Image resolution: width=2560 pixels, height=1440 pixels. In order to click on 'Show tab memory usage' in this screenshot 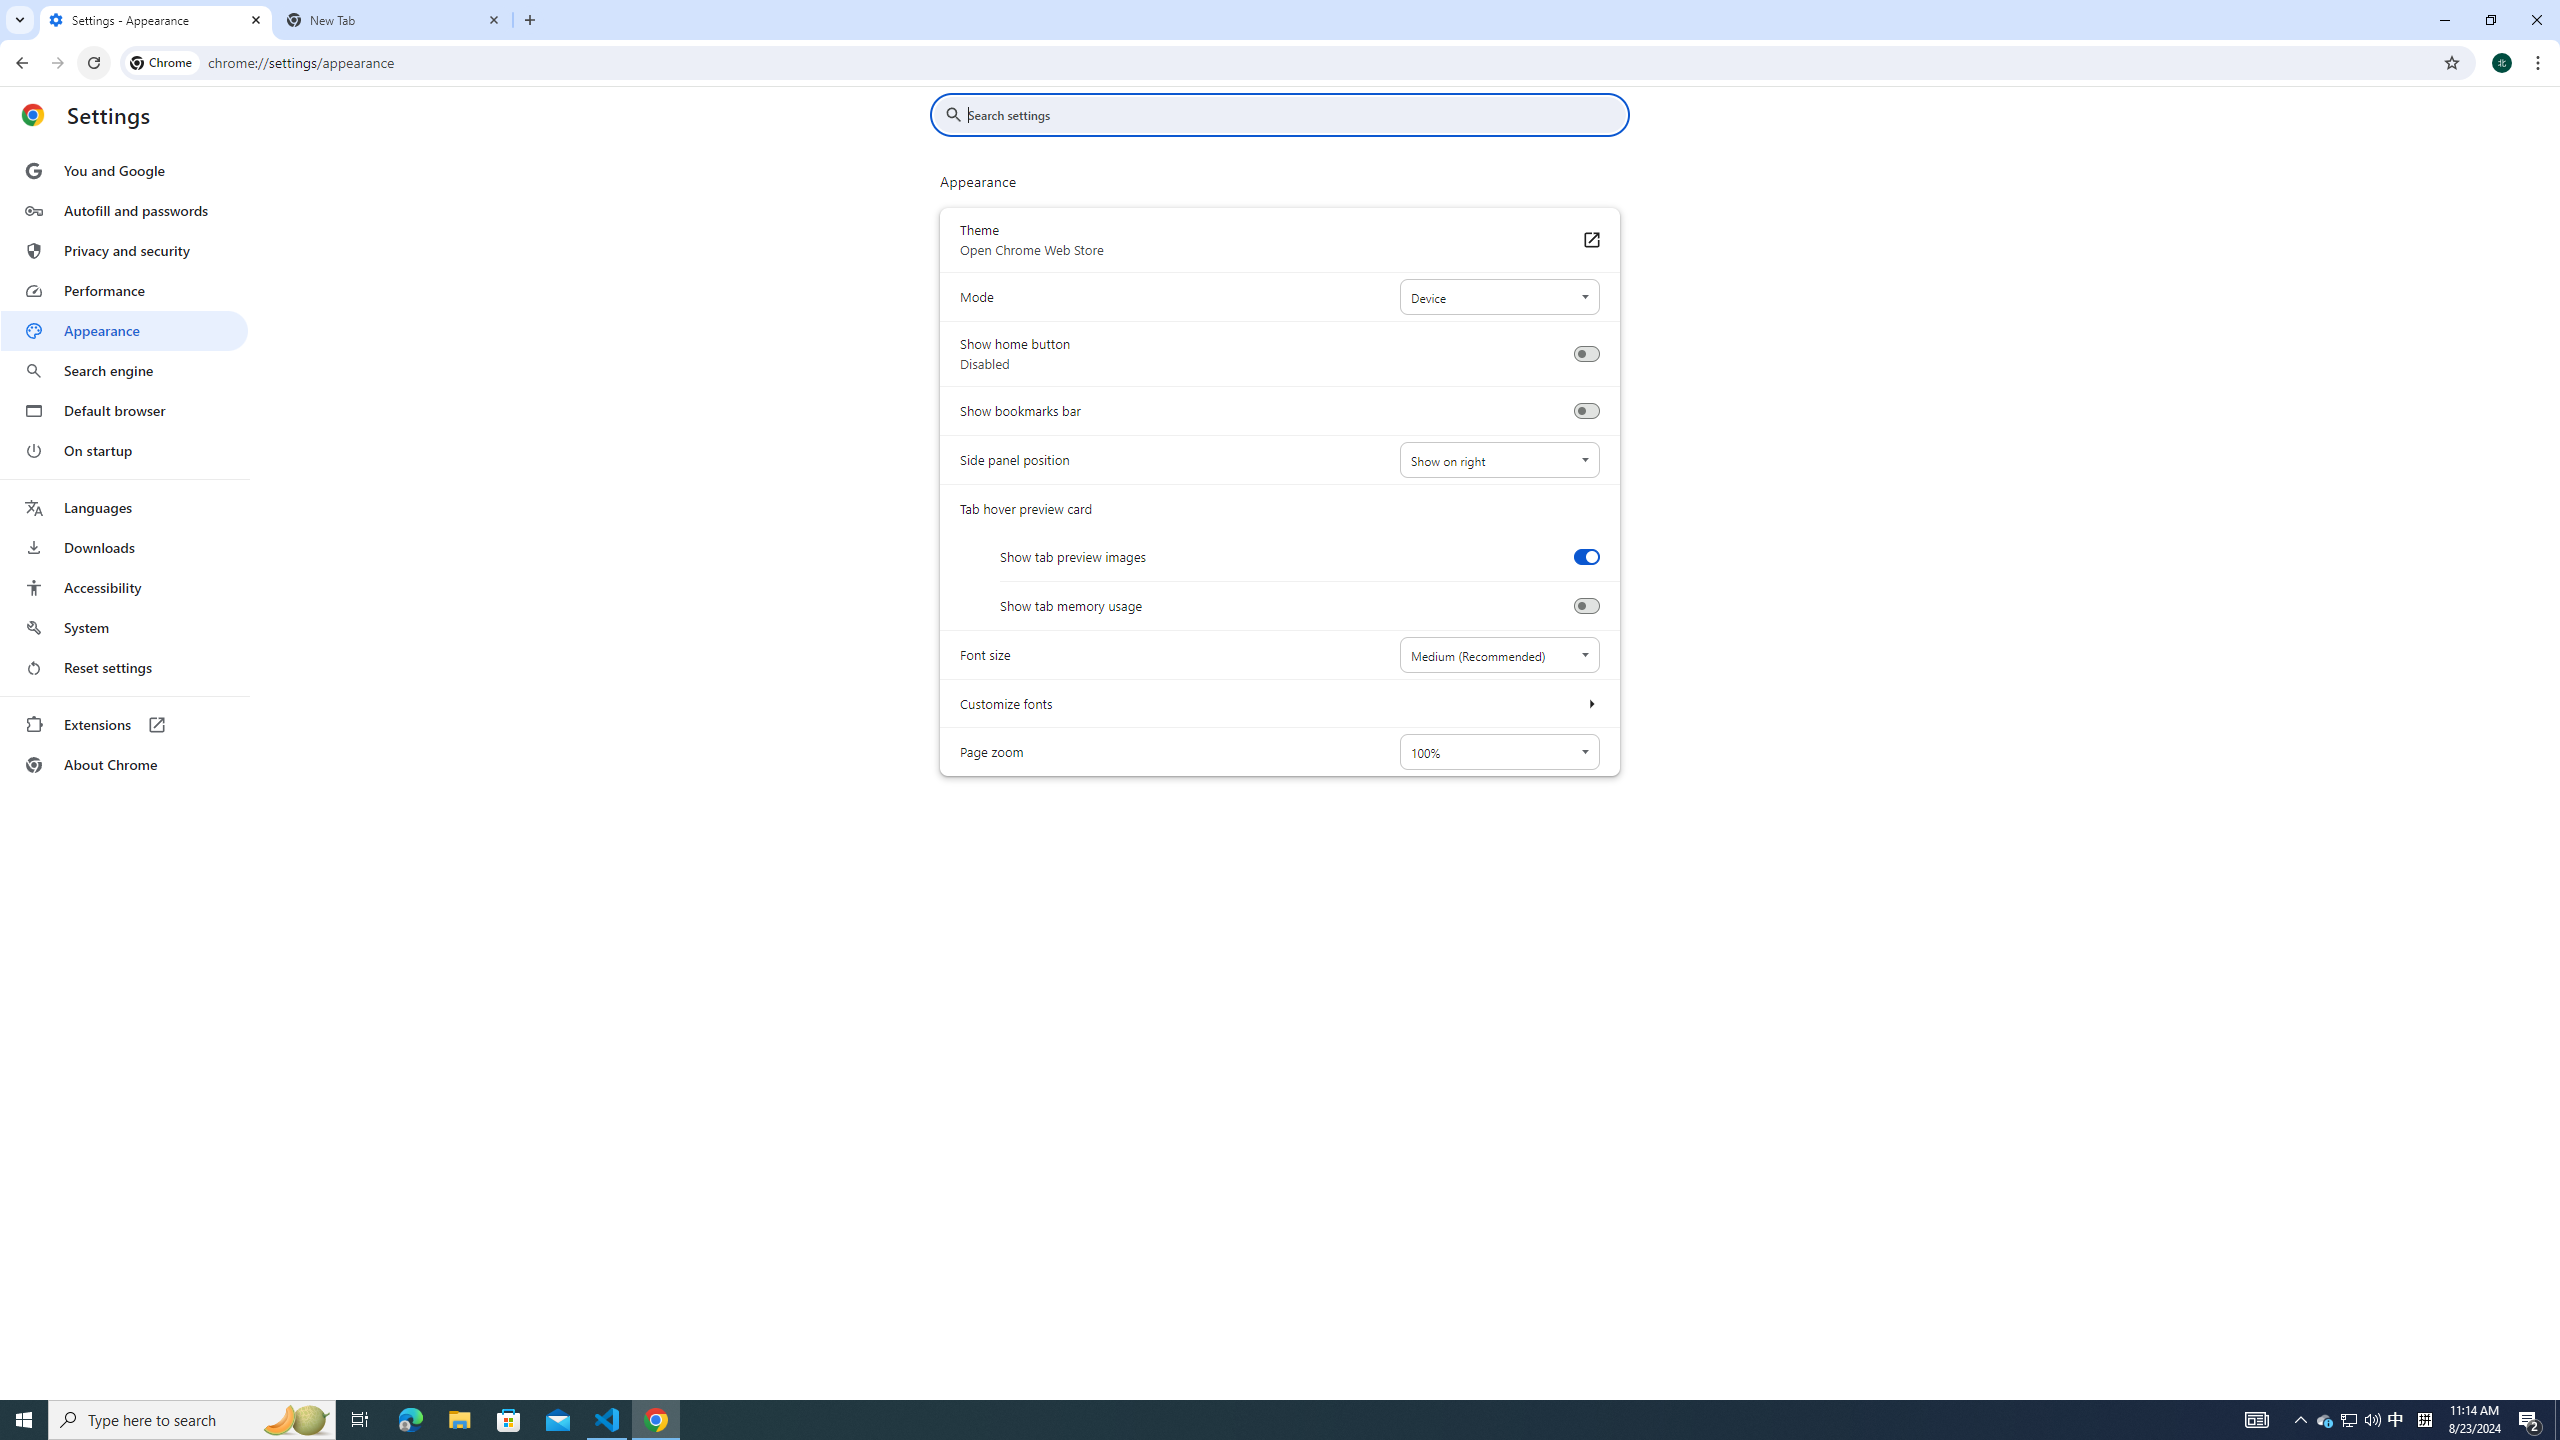, I will do `click(1585, 605)`.